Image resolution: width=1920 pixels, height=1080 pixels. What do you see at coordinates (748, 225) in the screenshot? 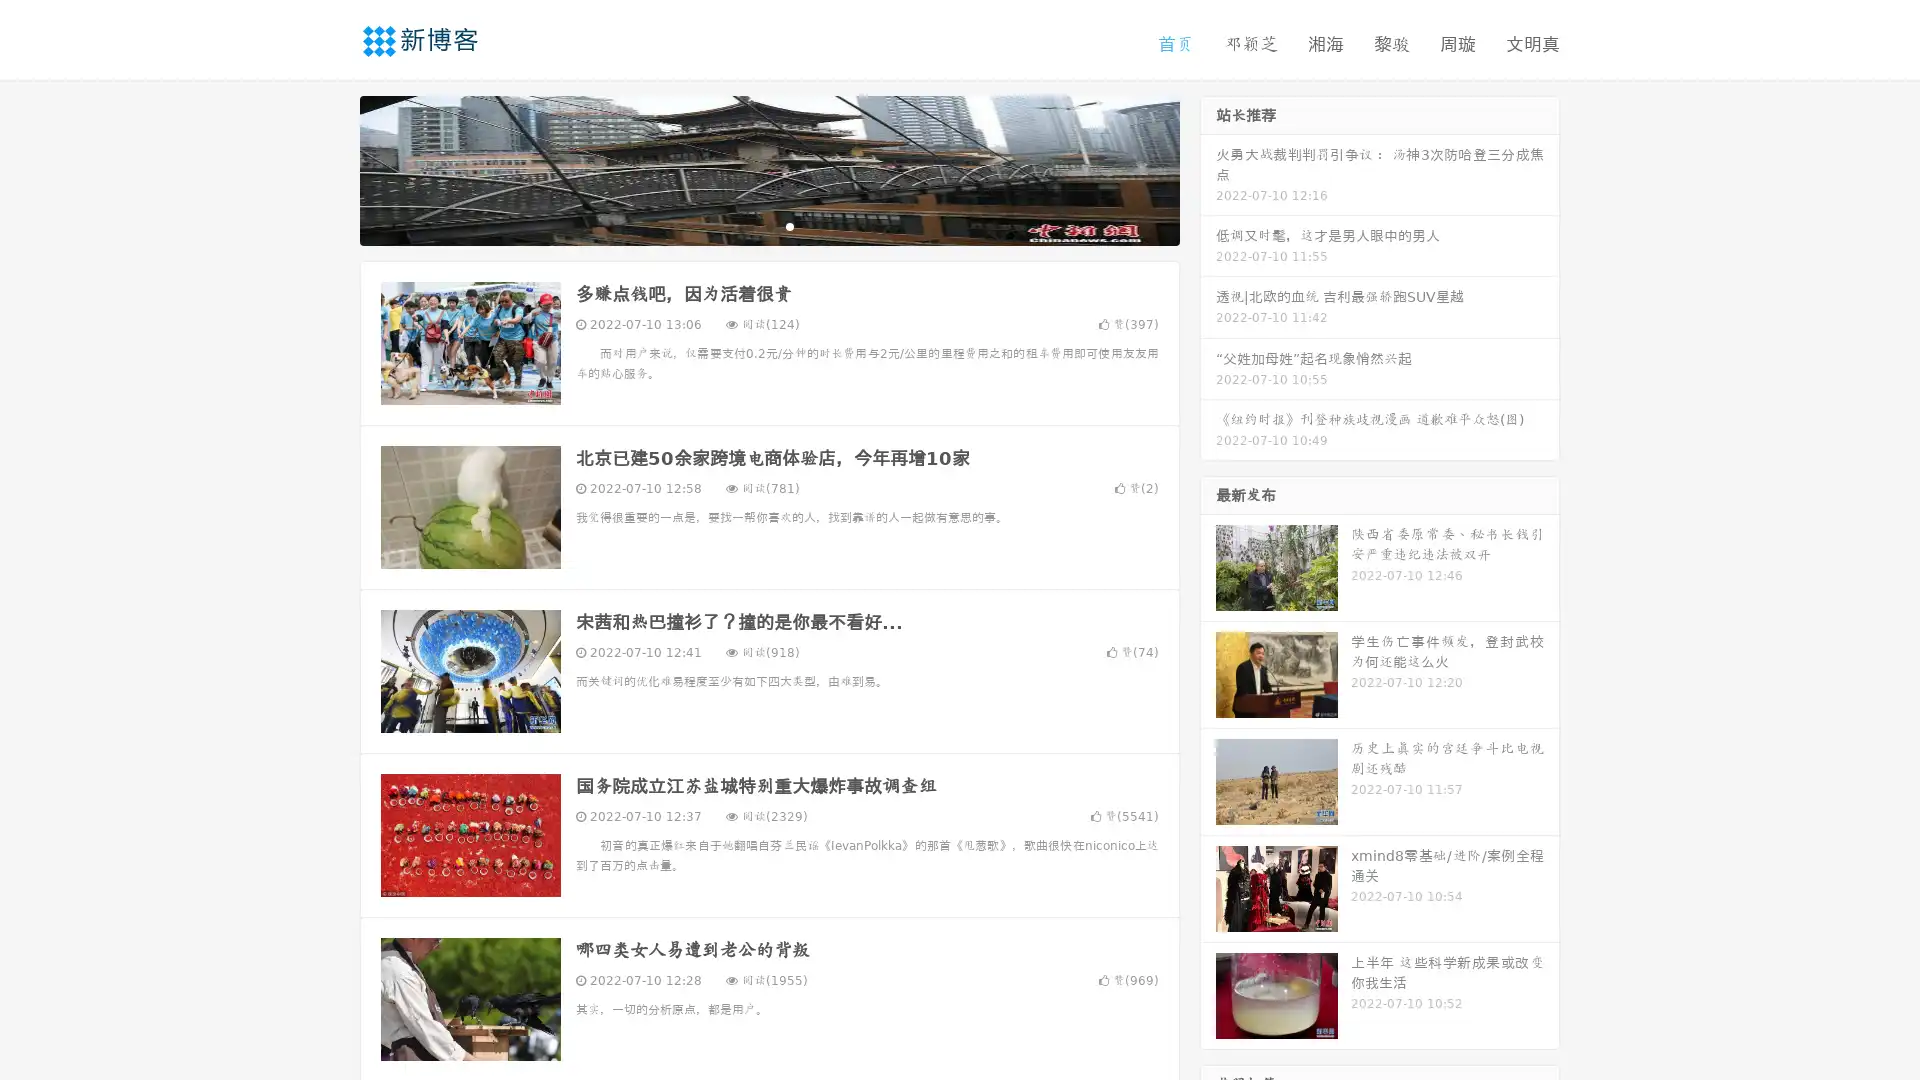
I see `Go to slide 1` at bounding box center [748, 225].